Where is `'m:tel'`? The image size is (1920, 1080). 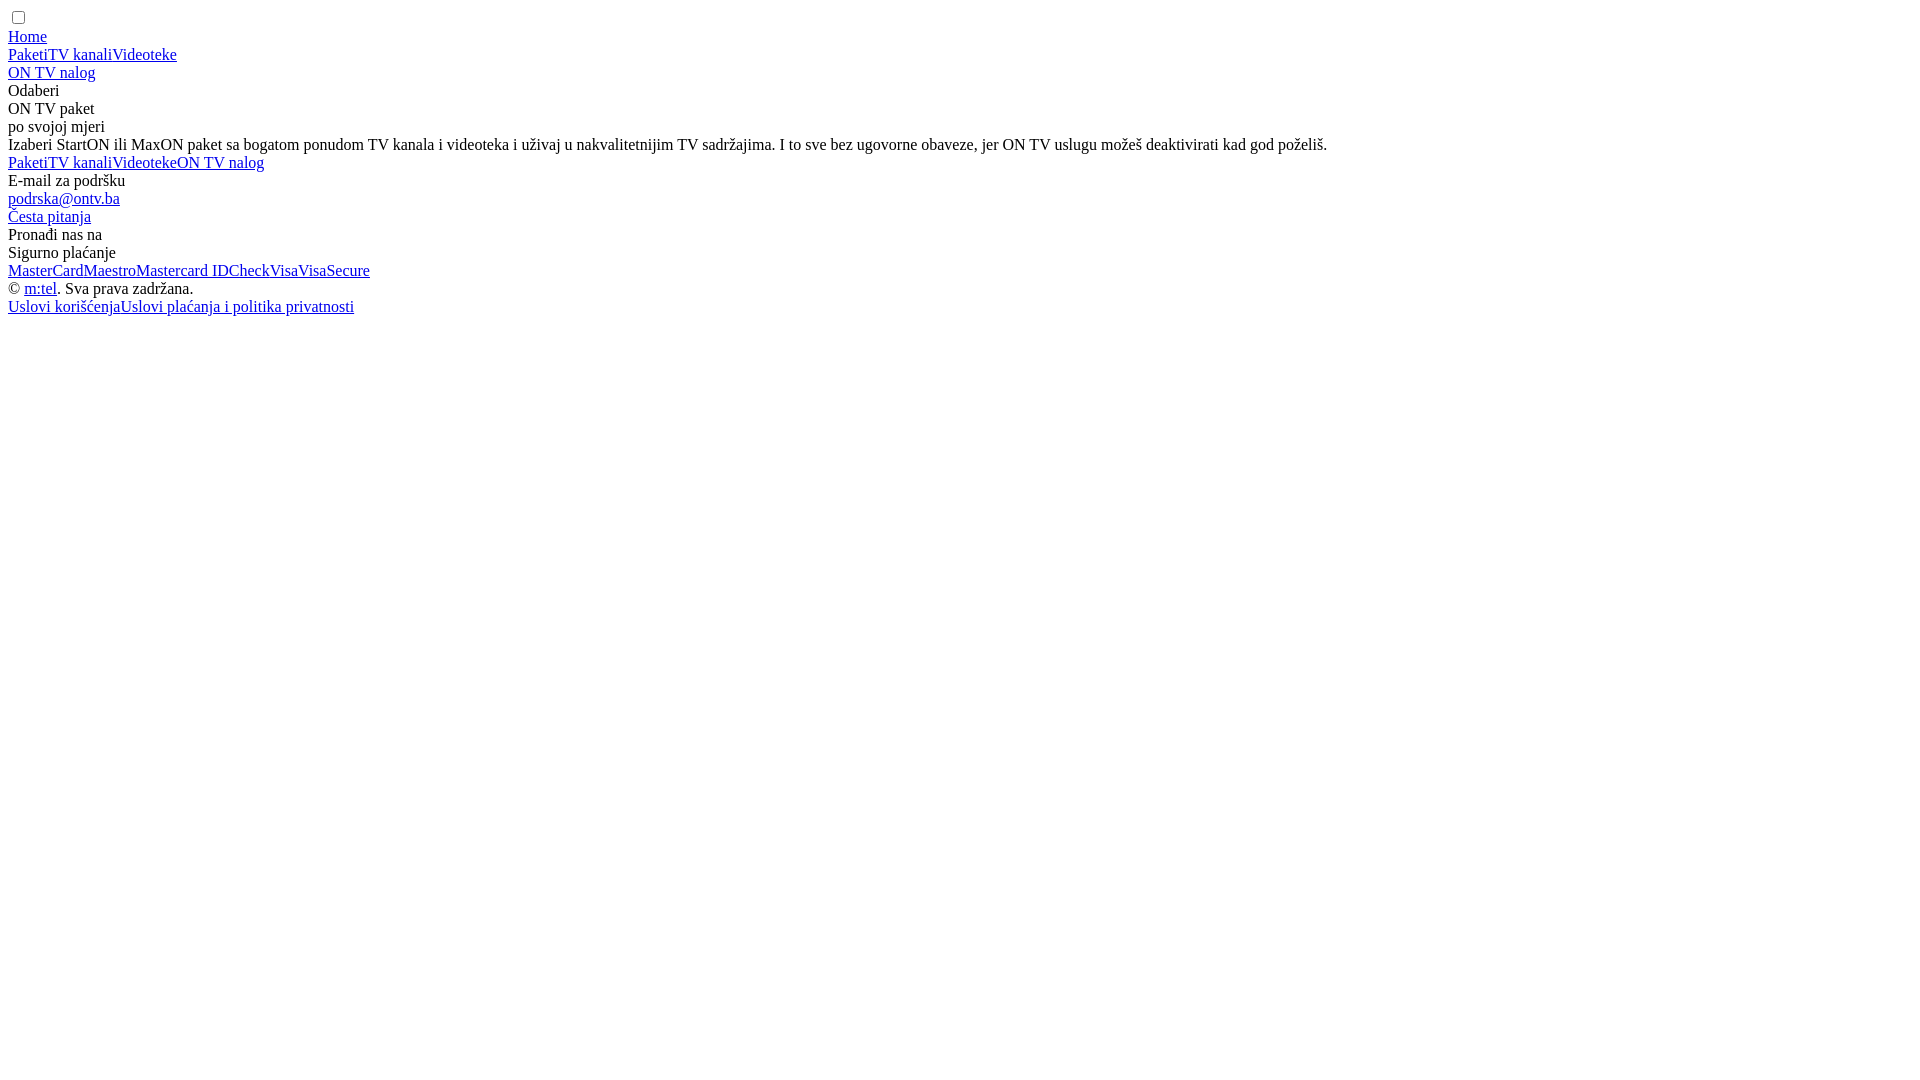
'm:tel' is located at coordinates (40, 288).